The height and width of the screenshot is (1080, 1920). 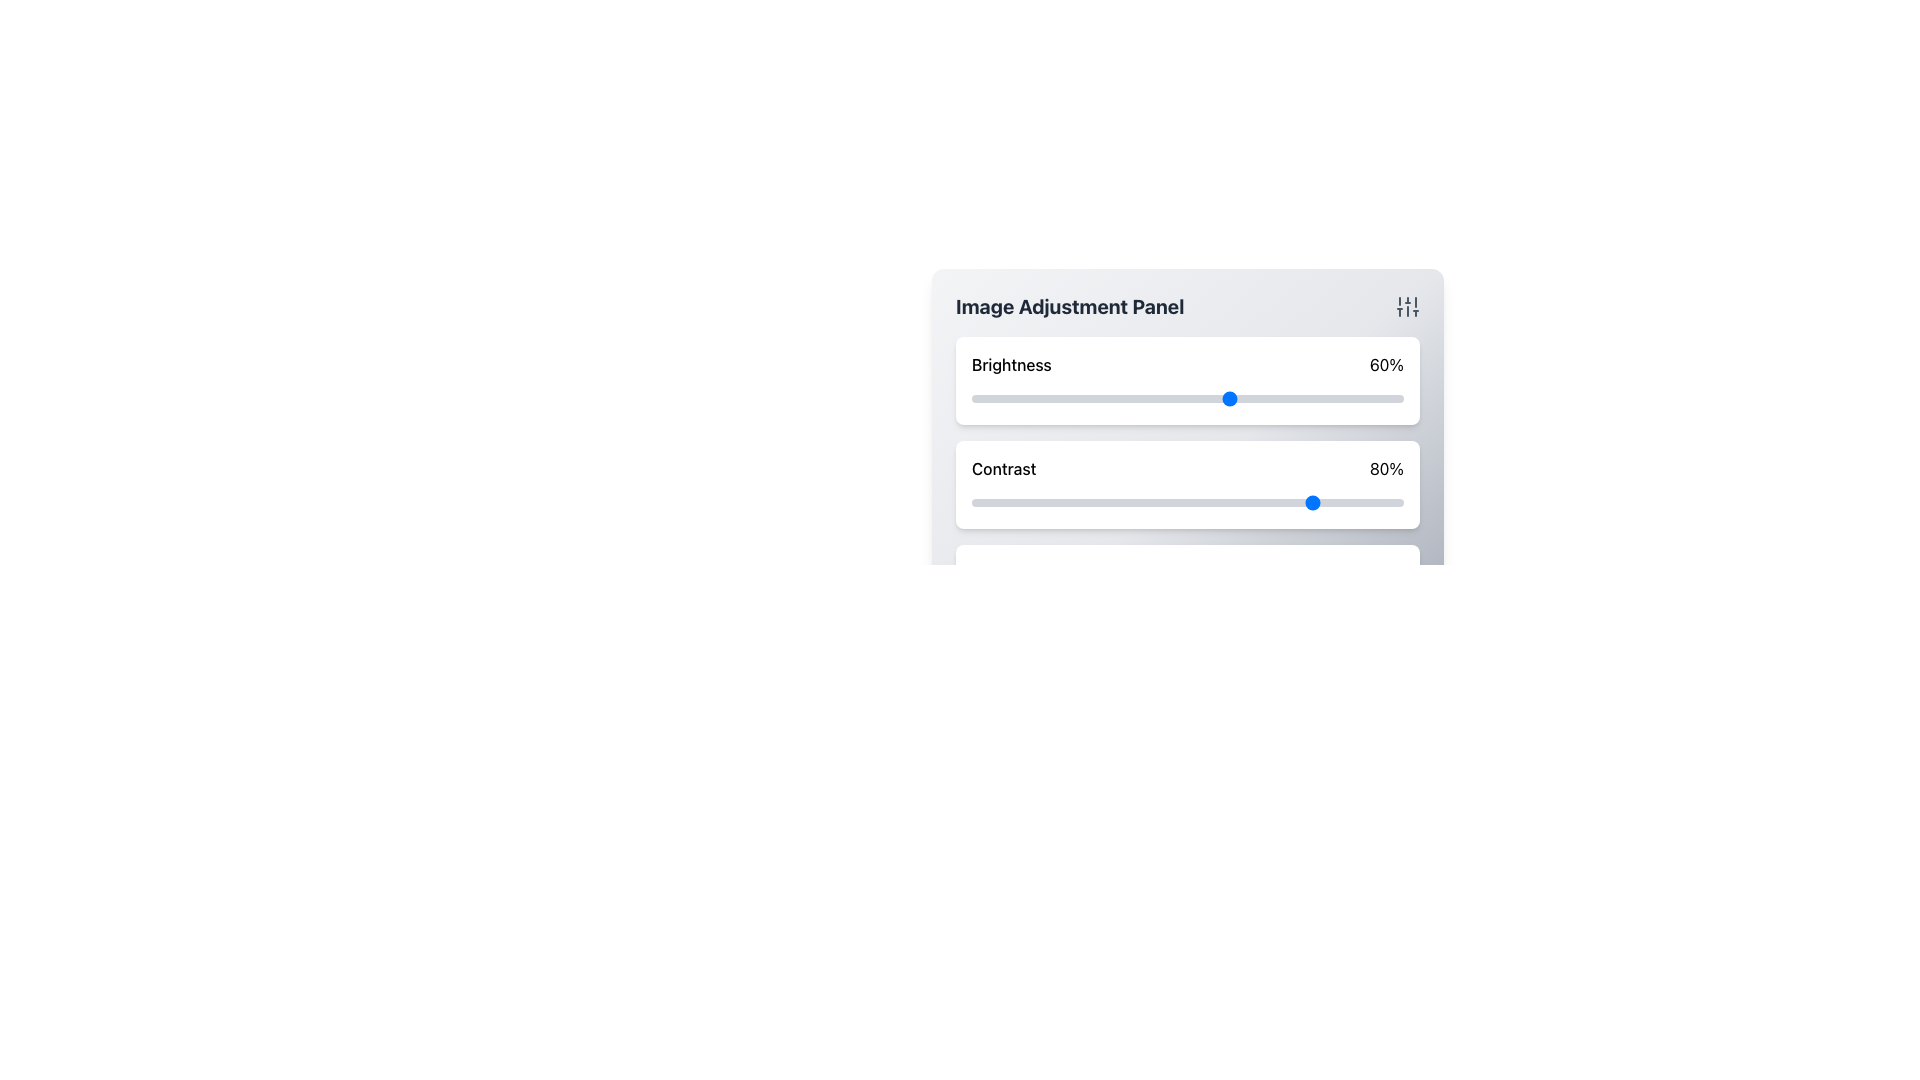 I want to click on the 'Image Adjustment Panel' header, which is a bold, large-sized dark gray text located at the top section of the panel interface, so click(x=1069, y=307).